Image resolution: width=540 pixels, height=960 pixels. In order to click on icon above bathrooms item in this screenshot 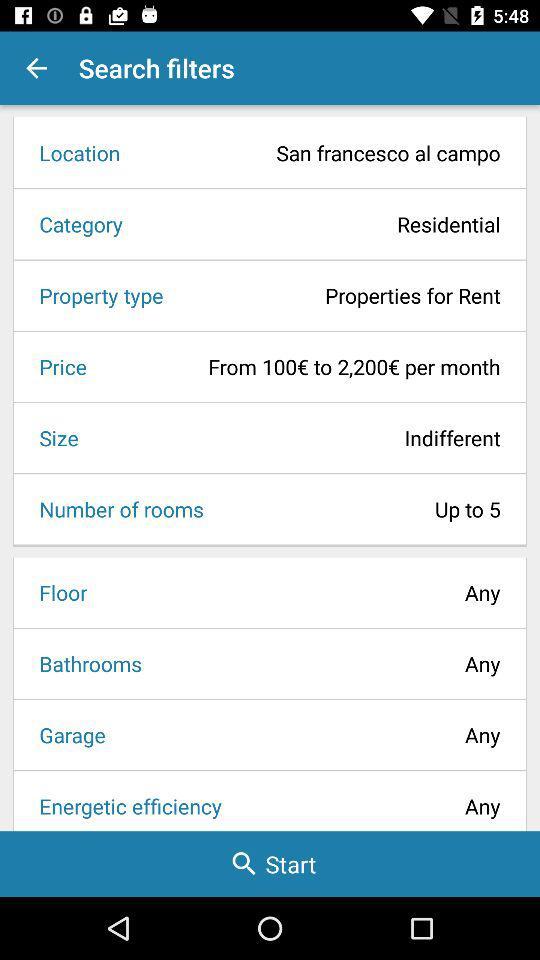, I will do `click(56, 592)`.